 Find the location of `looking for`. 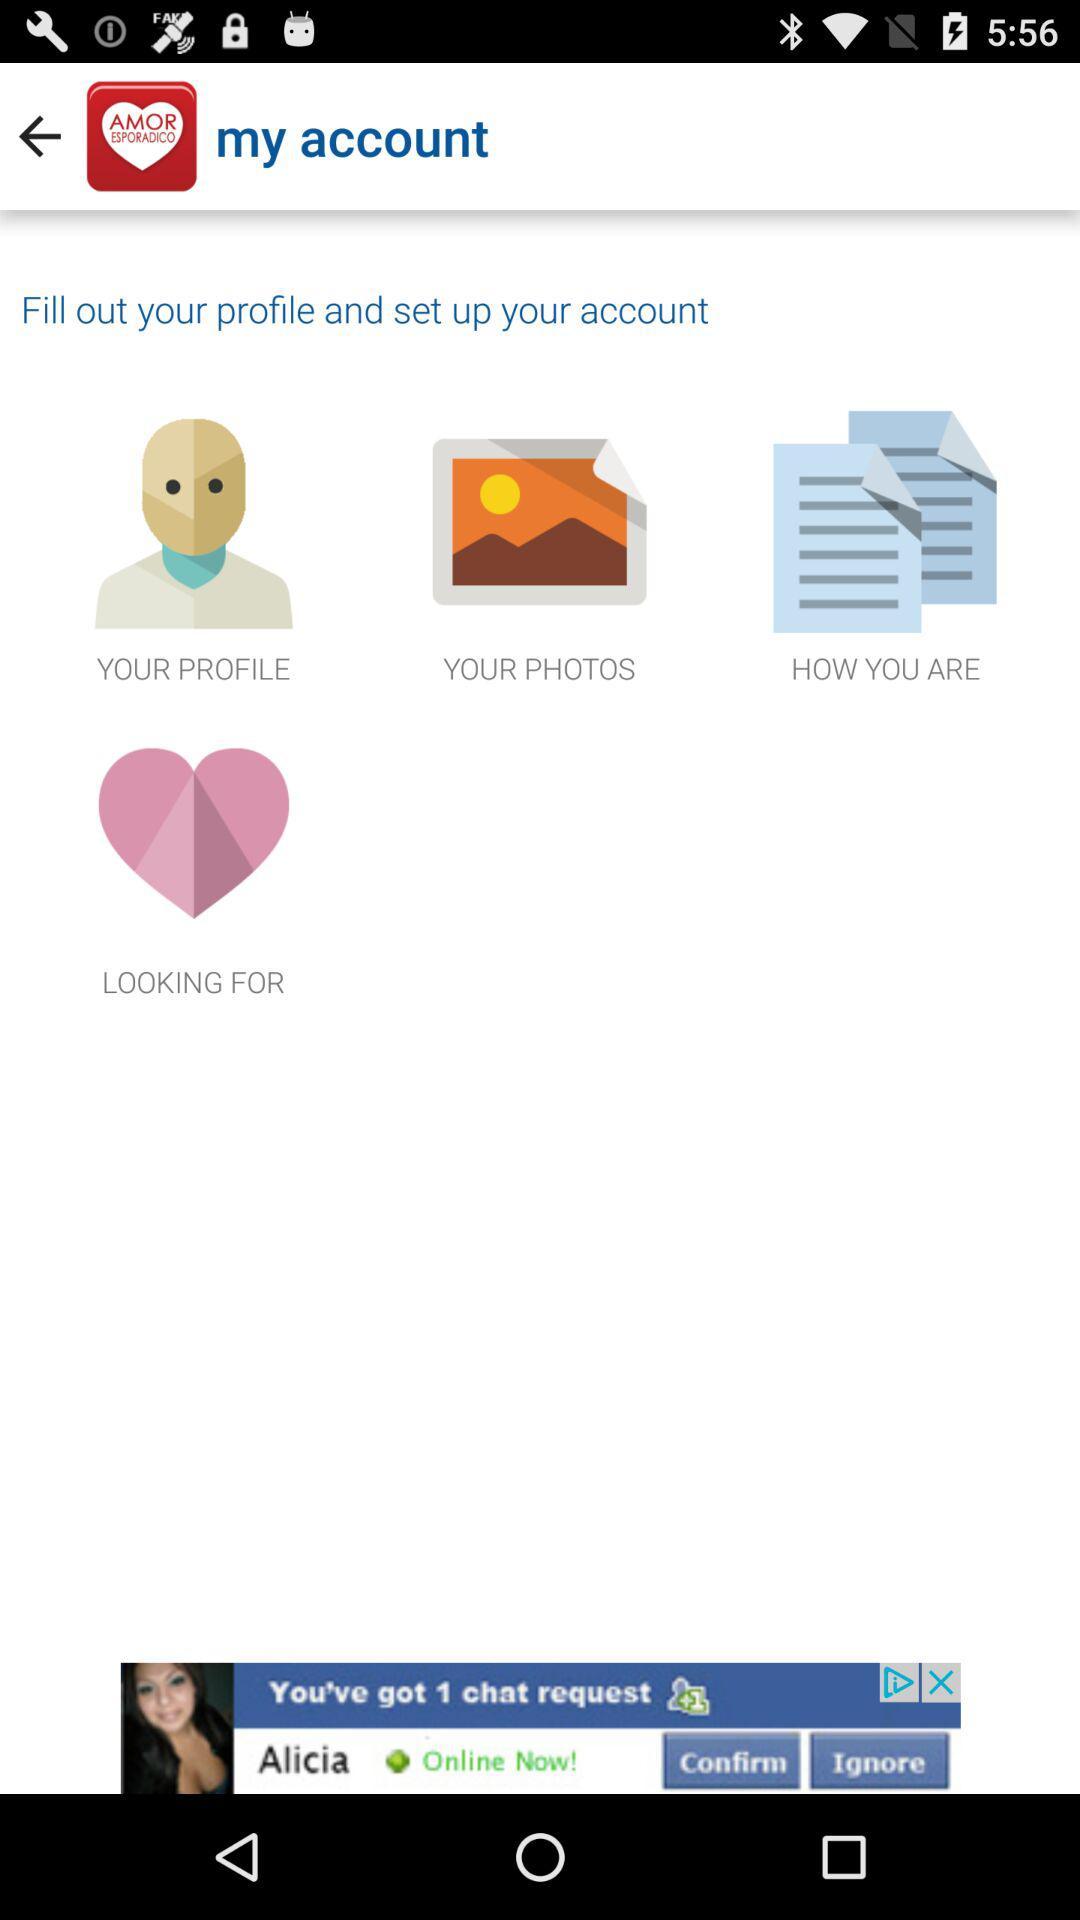

looking for is located at coordinates (193, 858).